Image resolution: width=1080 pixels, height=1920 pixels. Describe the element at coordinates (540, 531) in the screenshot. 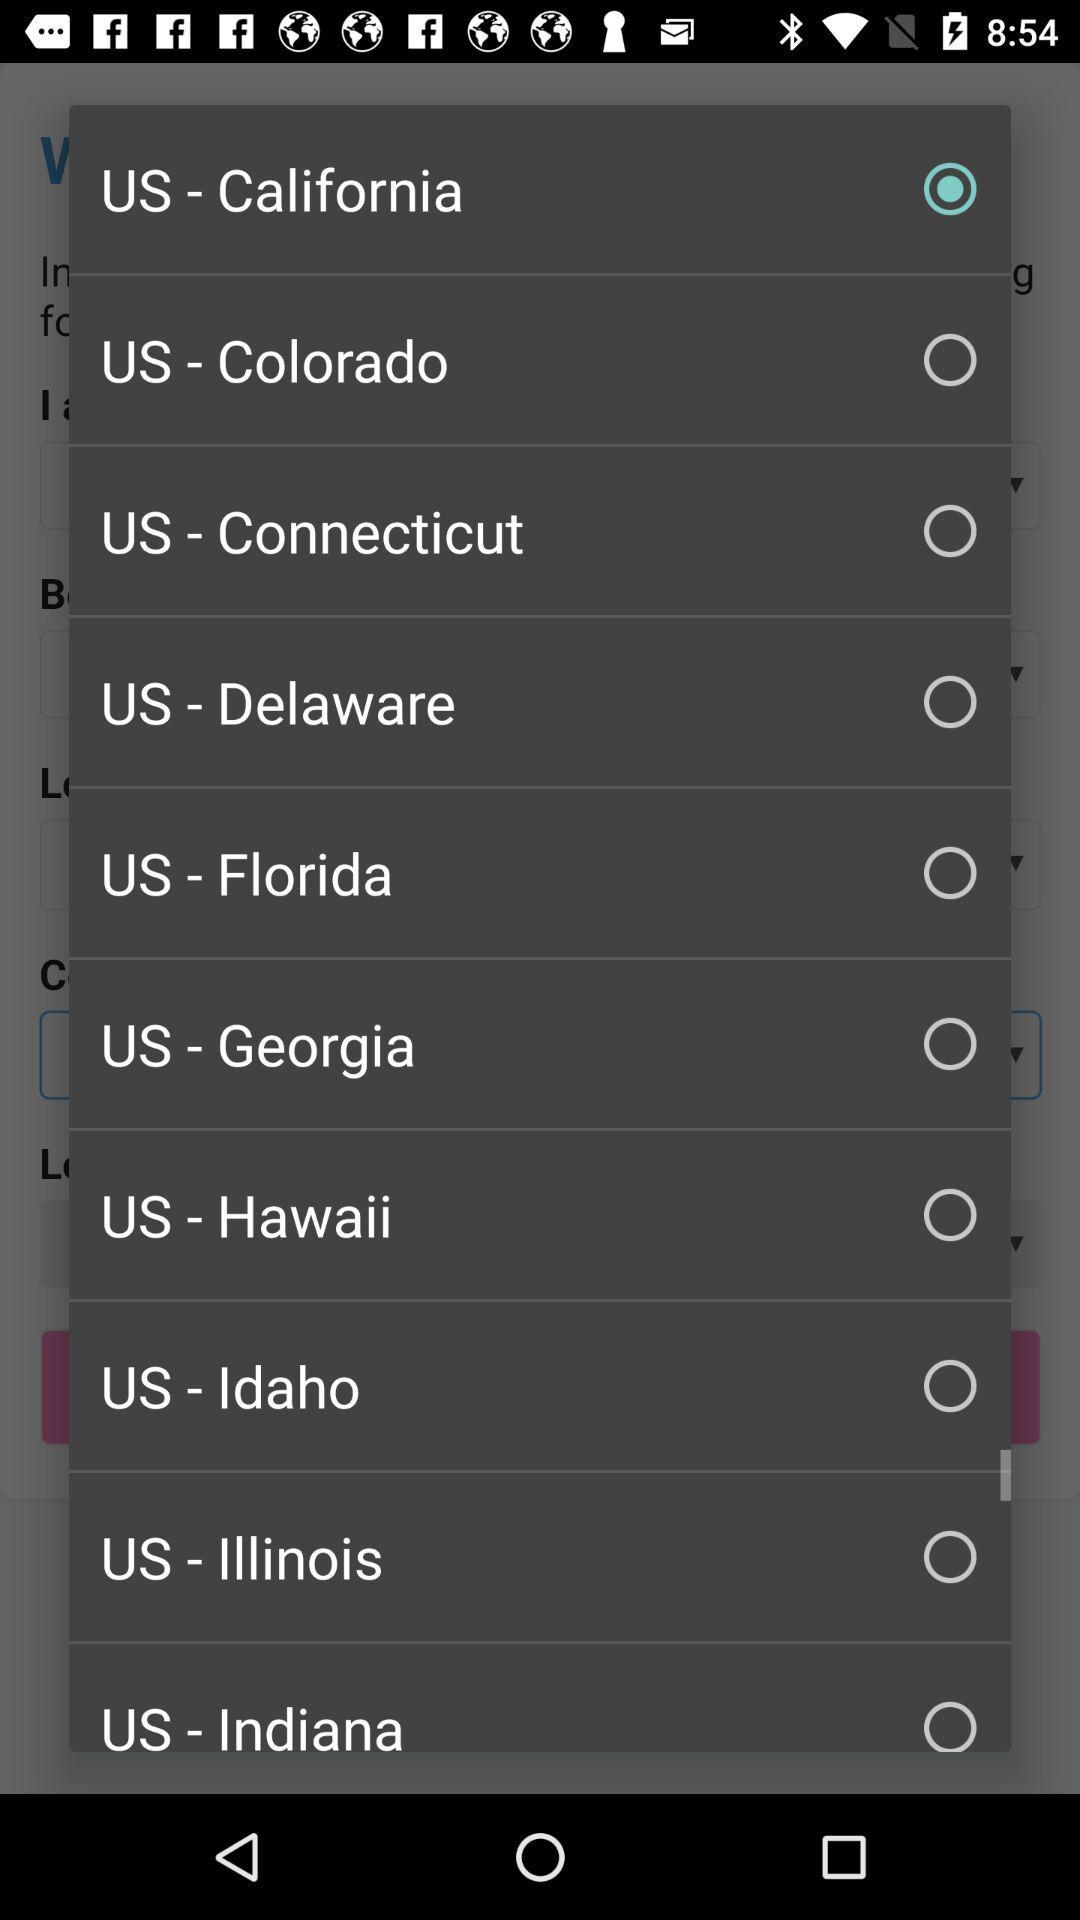

I see `the item above us - delaware item` at that location.